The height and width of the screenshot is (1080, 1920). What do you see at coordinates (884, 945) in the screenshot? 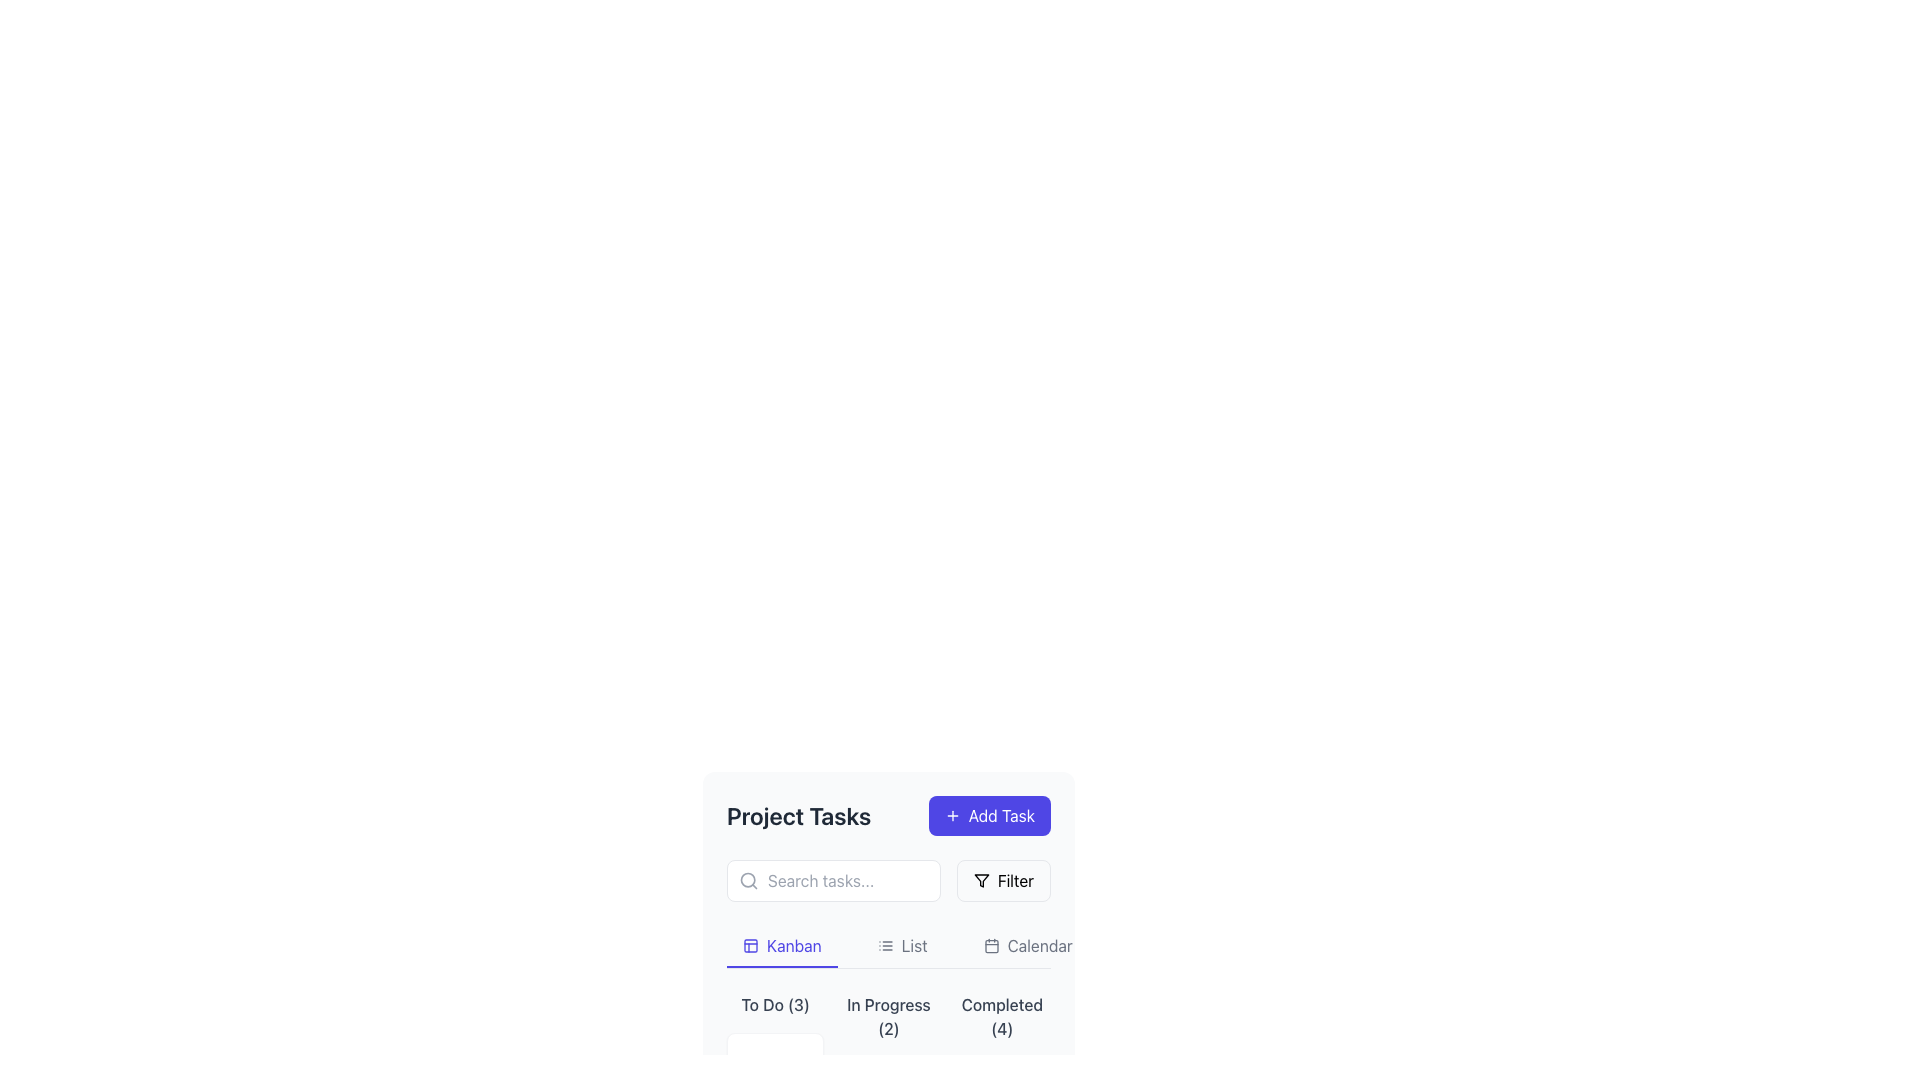
I see `the list view icon located between the Kanban and Calendar icons` at bounding box center [884, 945].